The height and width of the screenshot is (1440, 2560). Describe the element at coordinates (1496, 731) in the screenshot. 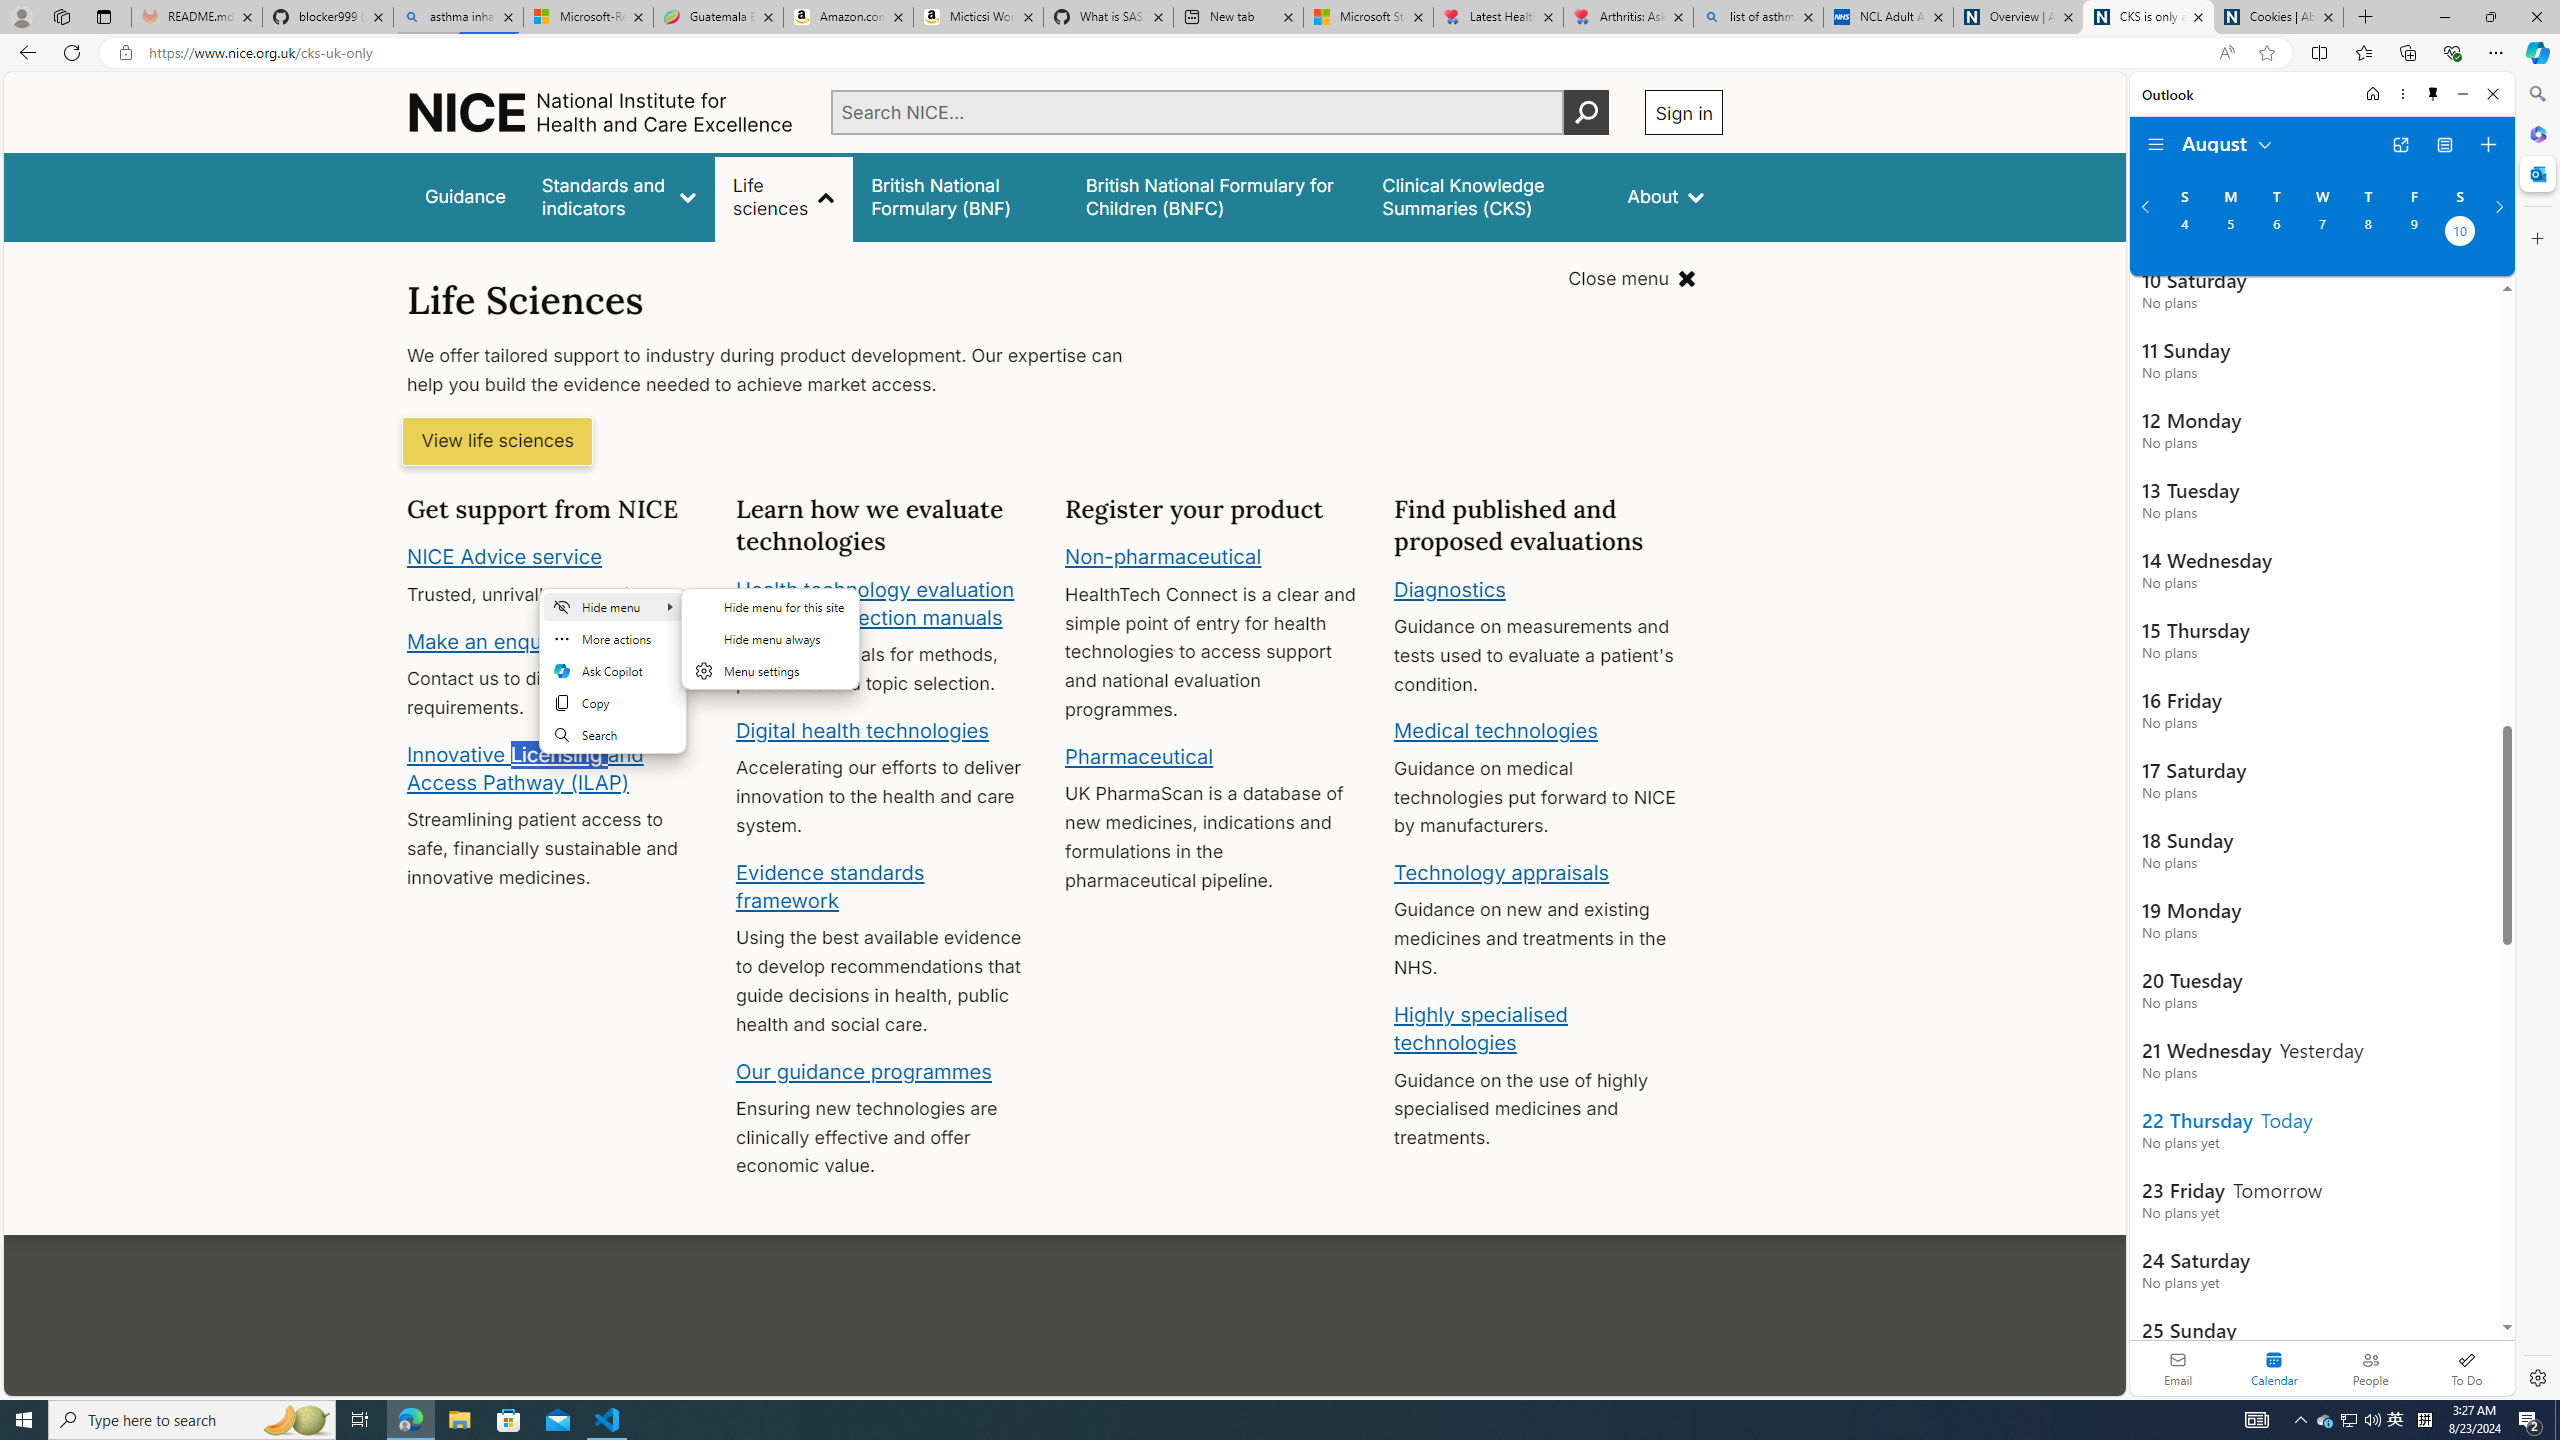

I see `'Medical technologies'` at that location.